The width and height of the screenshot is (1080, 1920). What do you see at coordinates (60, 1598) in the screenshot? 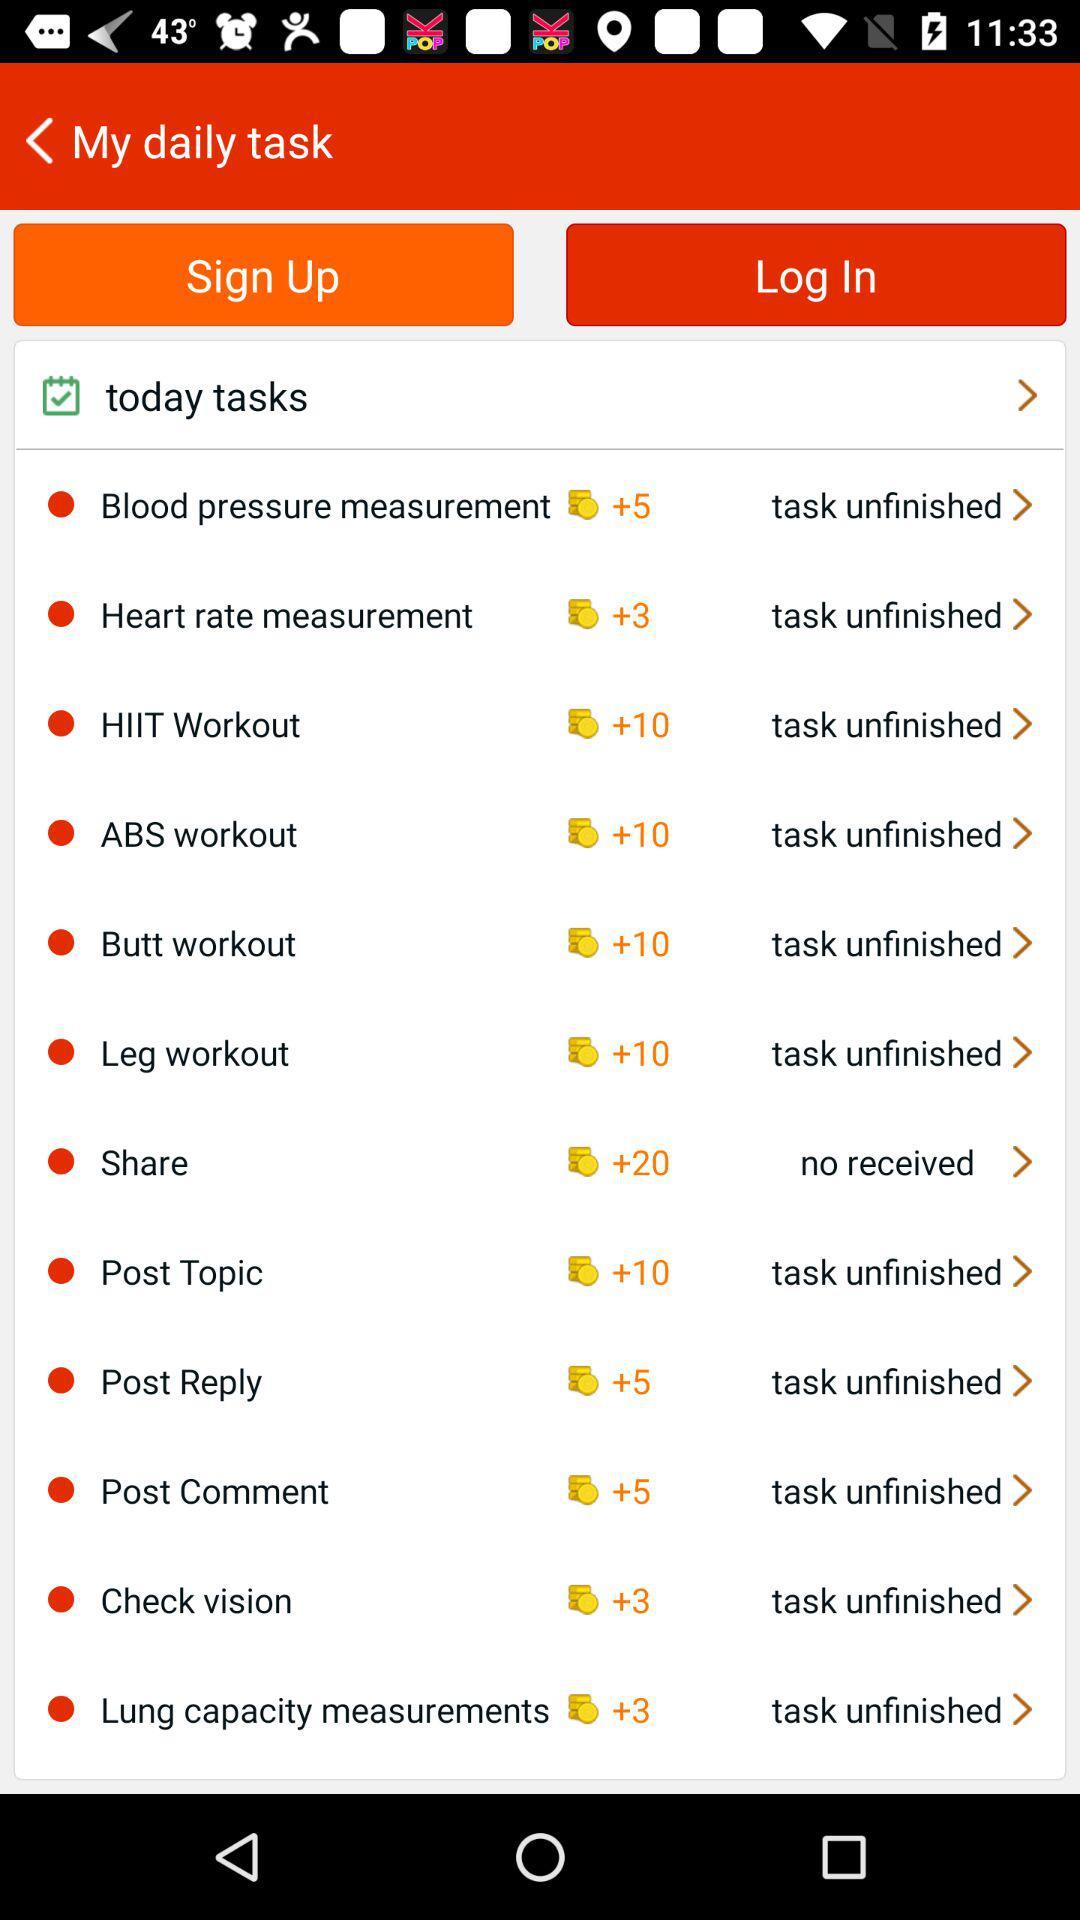
I see `check vision` at bounding box center [60, 1598].